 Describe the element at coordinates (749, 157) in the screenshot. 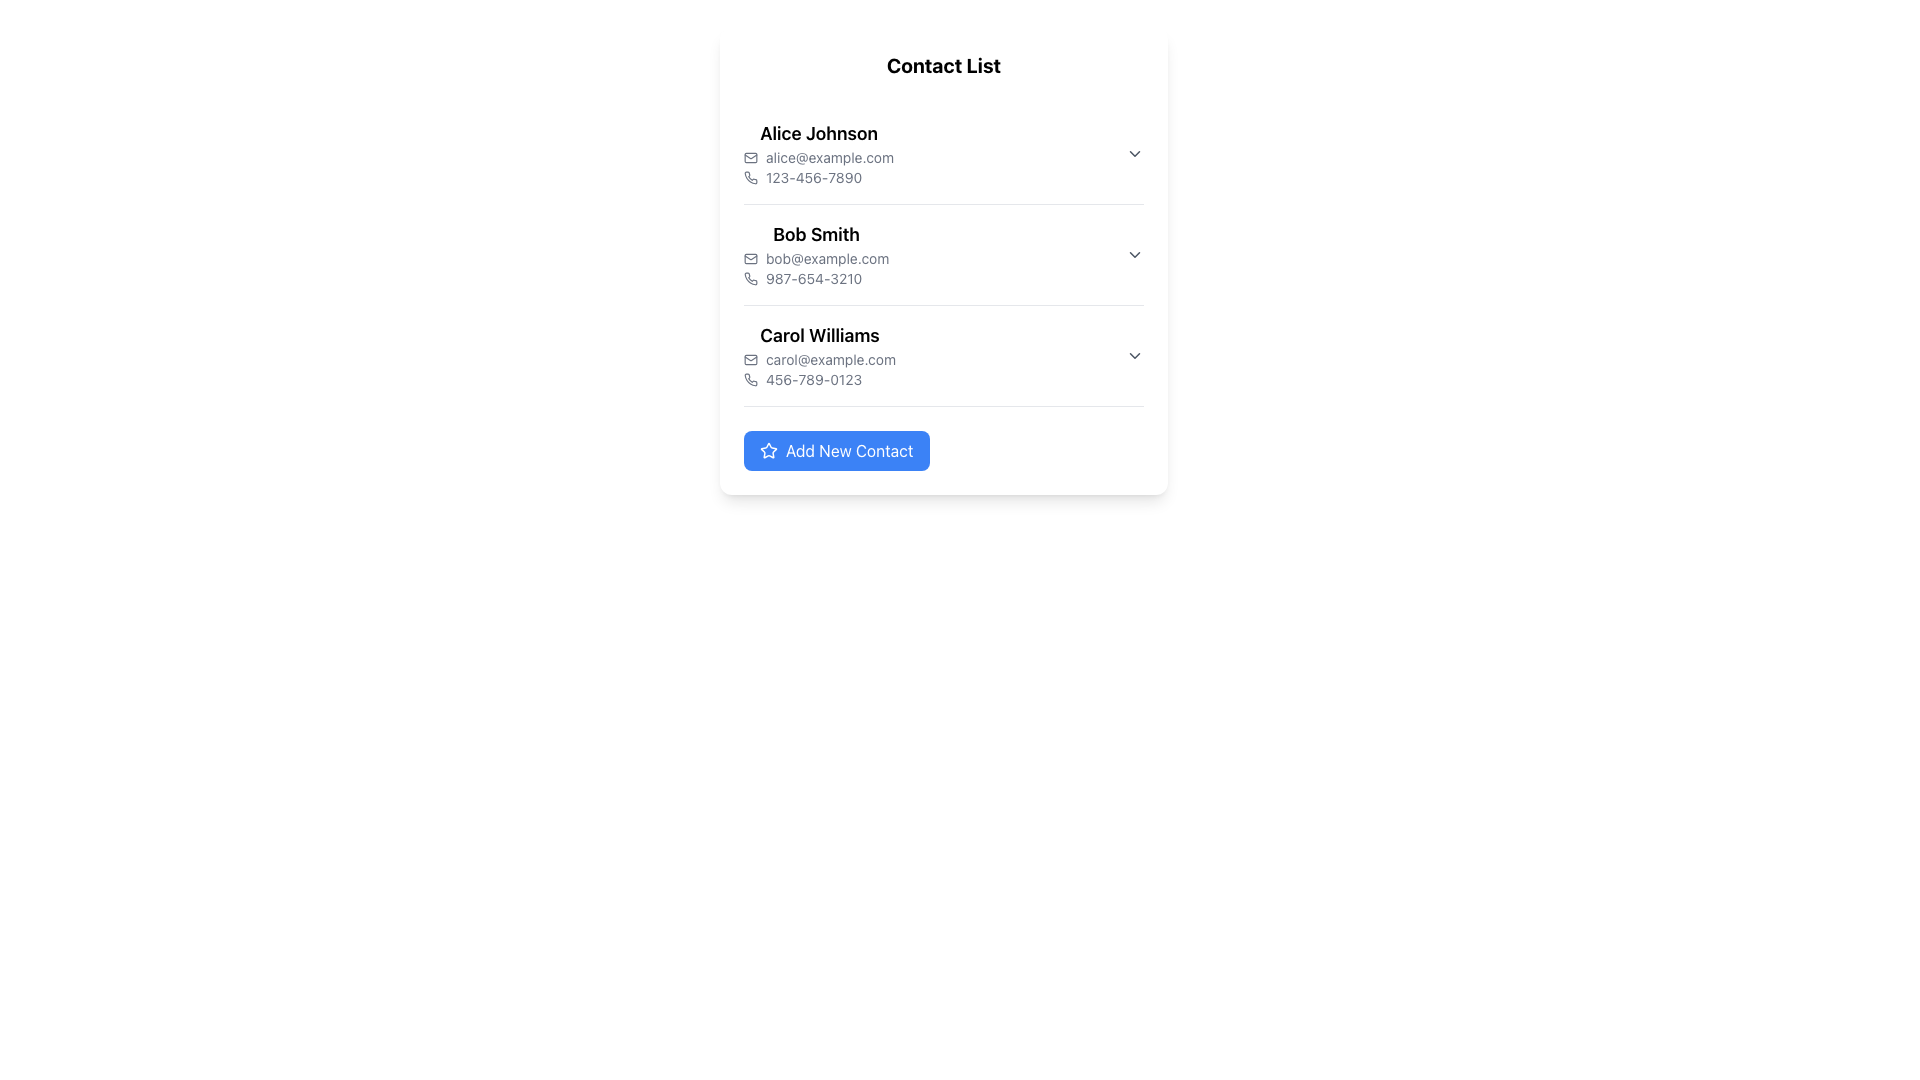

I see `the envelope icon located next to the email address 'alice@example.com' in the contact list` at that location.